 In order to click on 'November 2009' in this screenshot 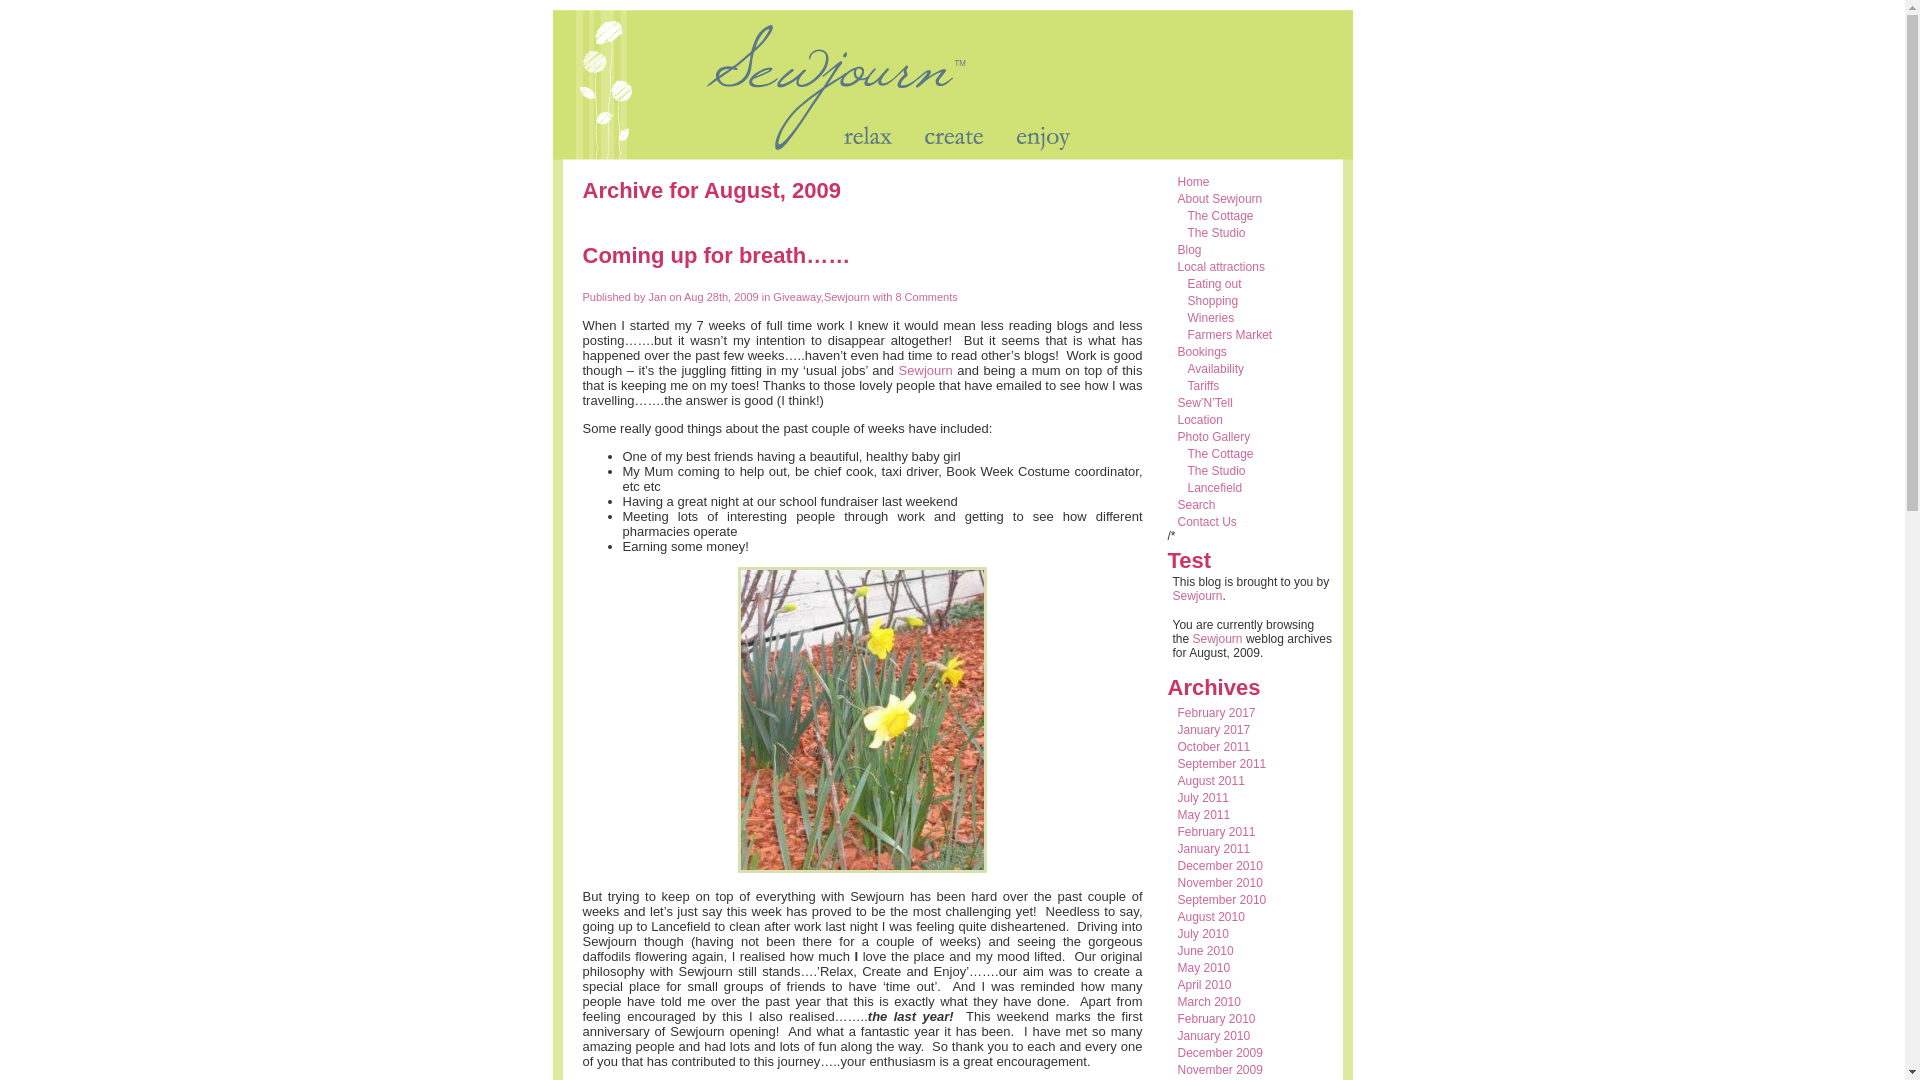, I will do `click(1219, 1068)`.